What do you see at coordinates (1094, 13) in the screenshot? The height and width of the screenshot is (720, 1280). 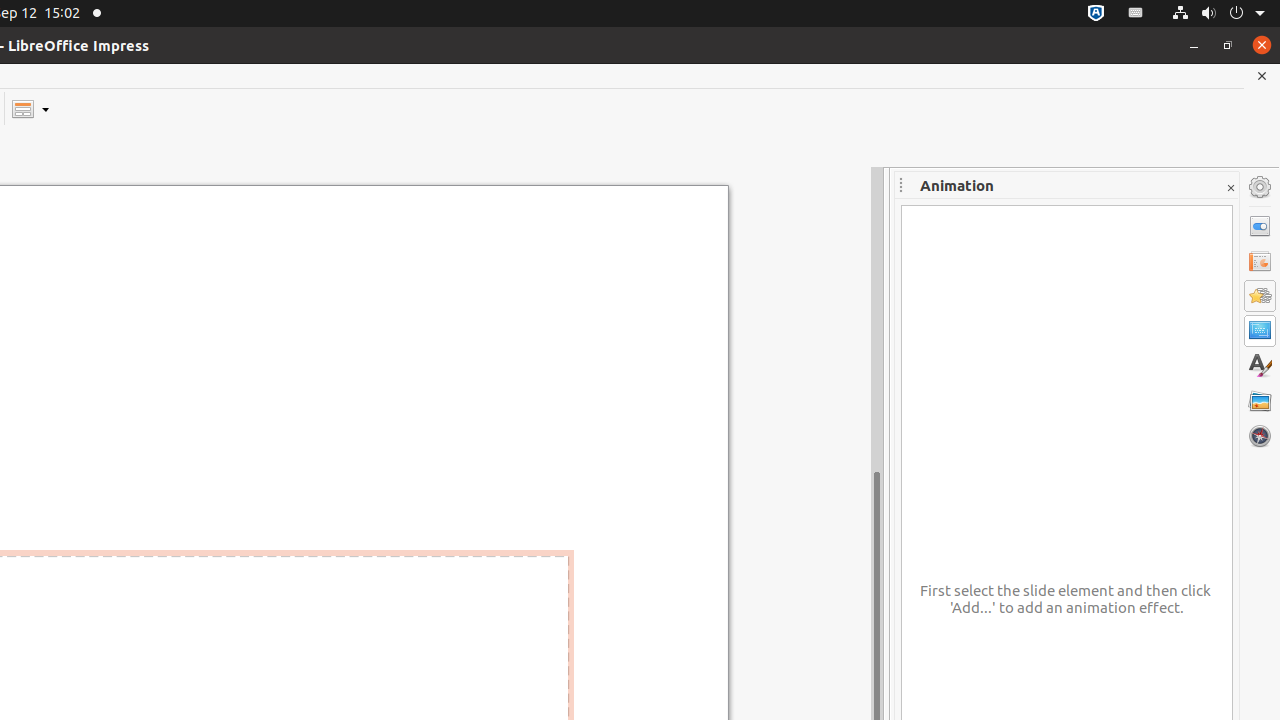 I see `':1.72/StatusNotifierItem'` at bounding box center [1094, 13].